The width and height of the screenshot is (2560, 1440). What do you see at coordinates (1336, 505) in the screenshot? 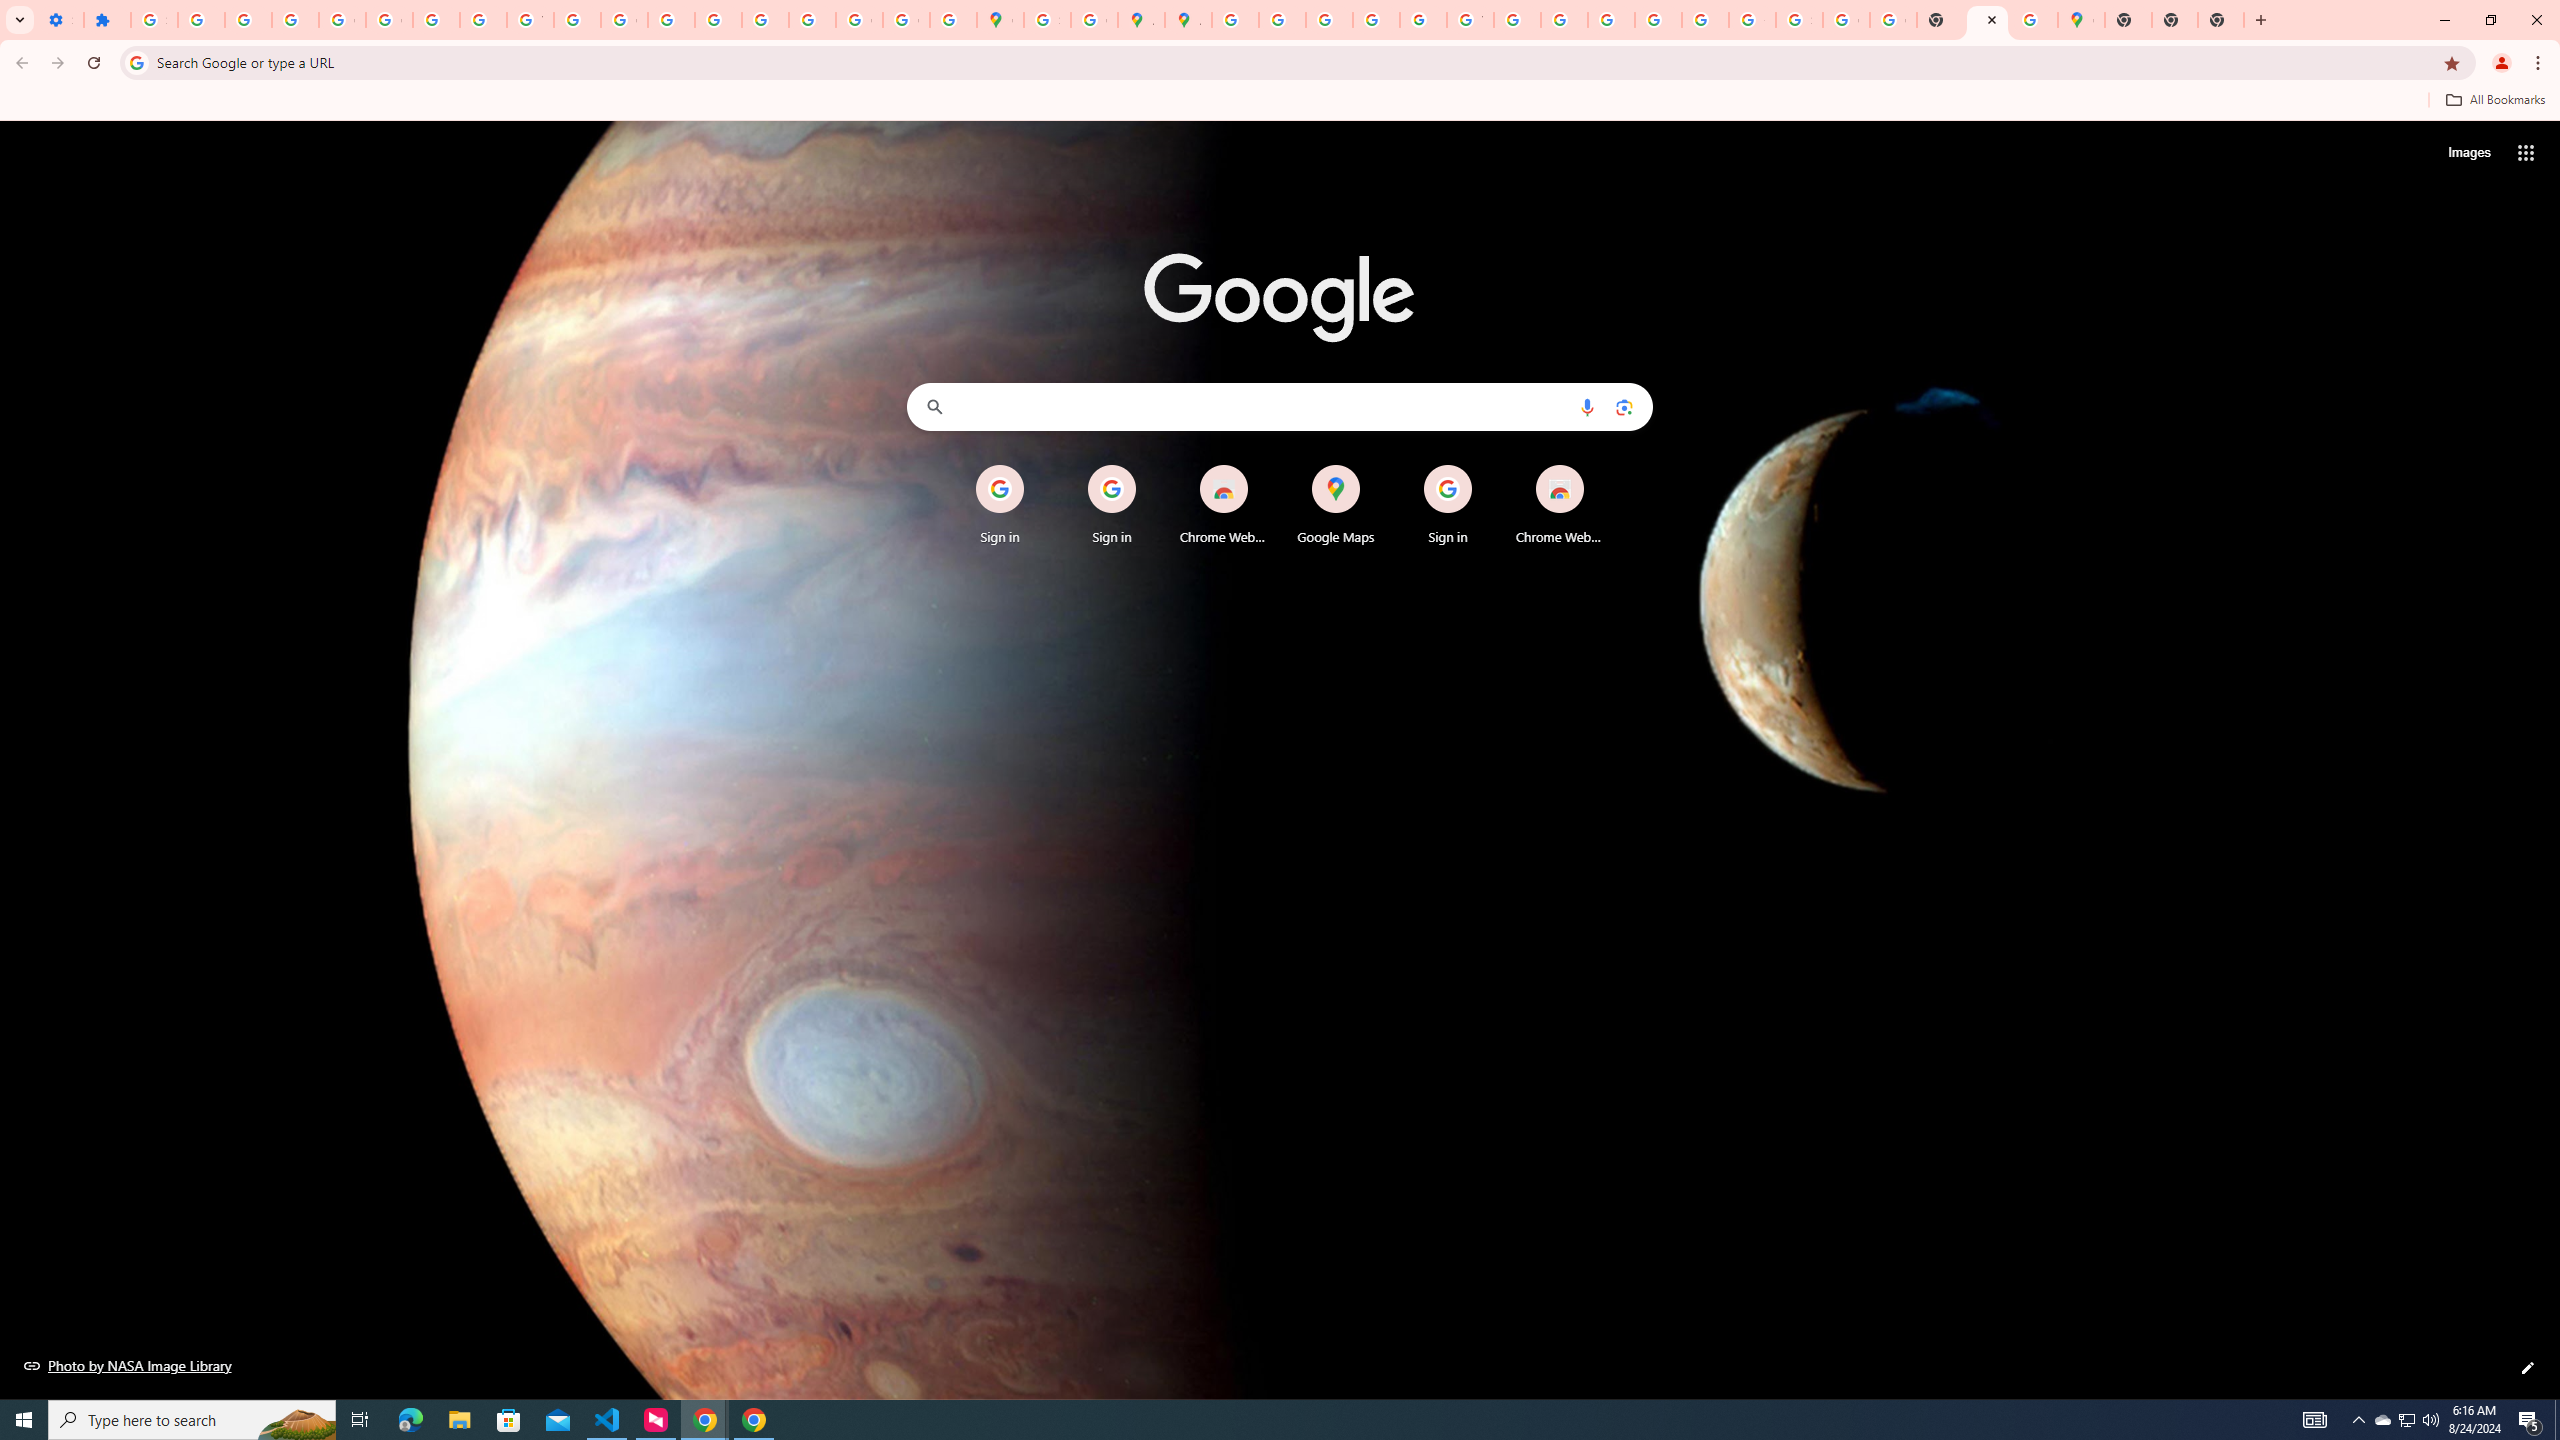
I see `'Google Maps'` at bounding box center [1336, 505].